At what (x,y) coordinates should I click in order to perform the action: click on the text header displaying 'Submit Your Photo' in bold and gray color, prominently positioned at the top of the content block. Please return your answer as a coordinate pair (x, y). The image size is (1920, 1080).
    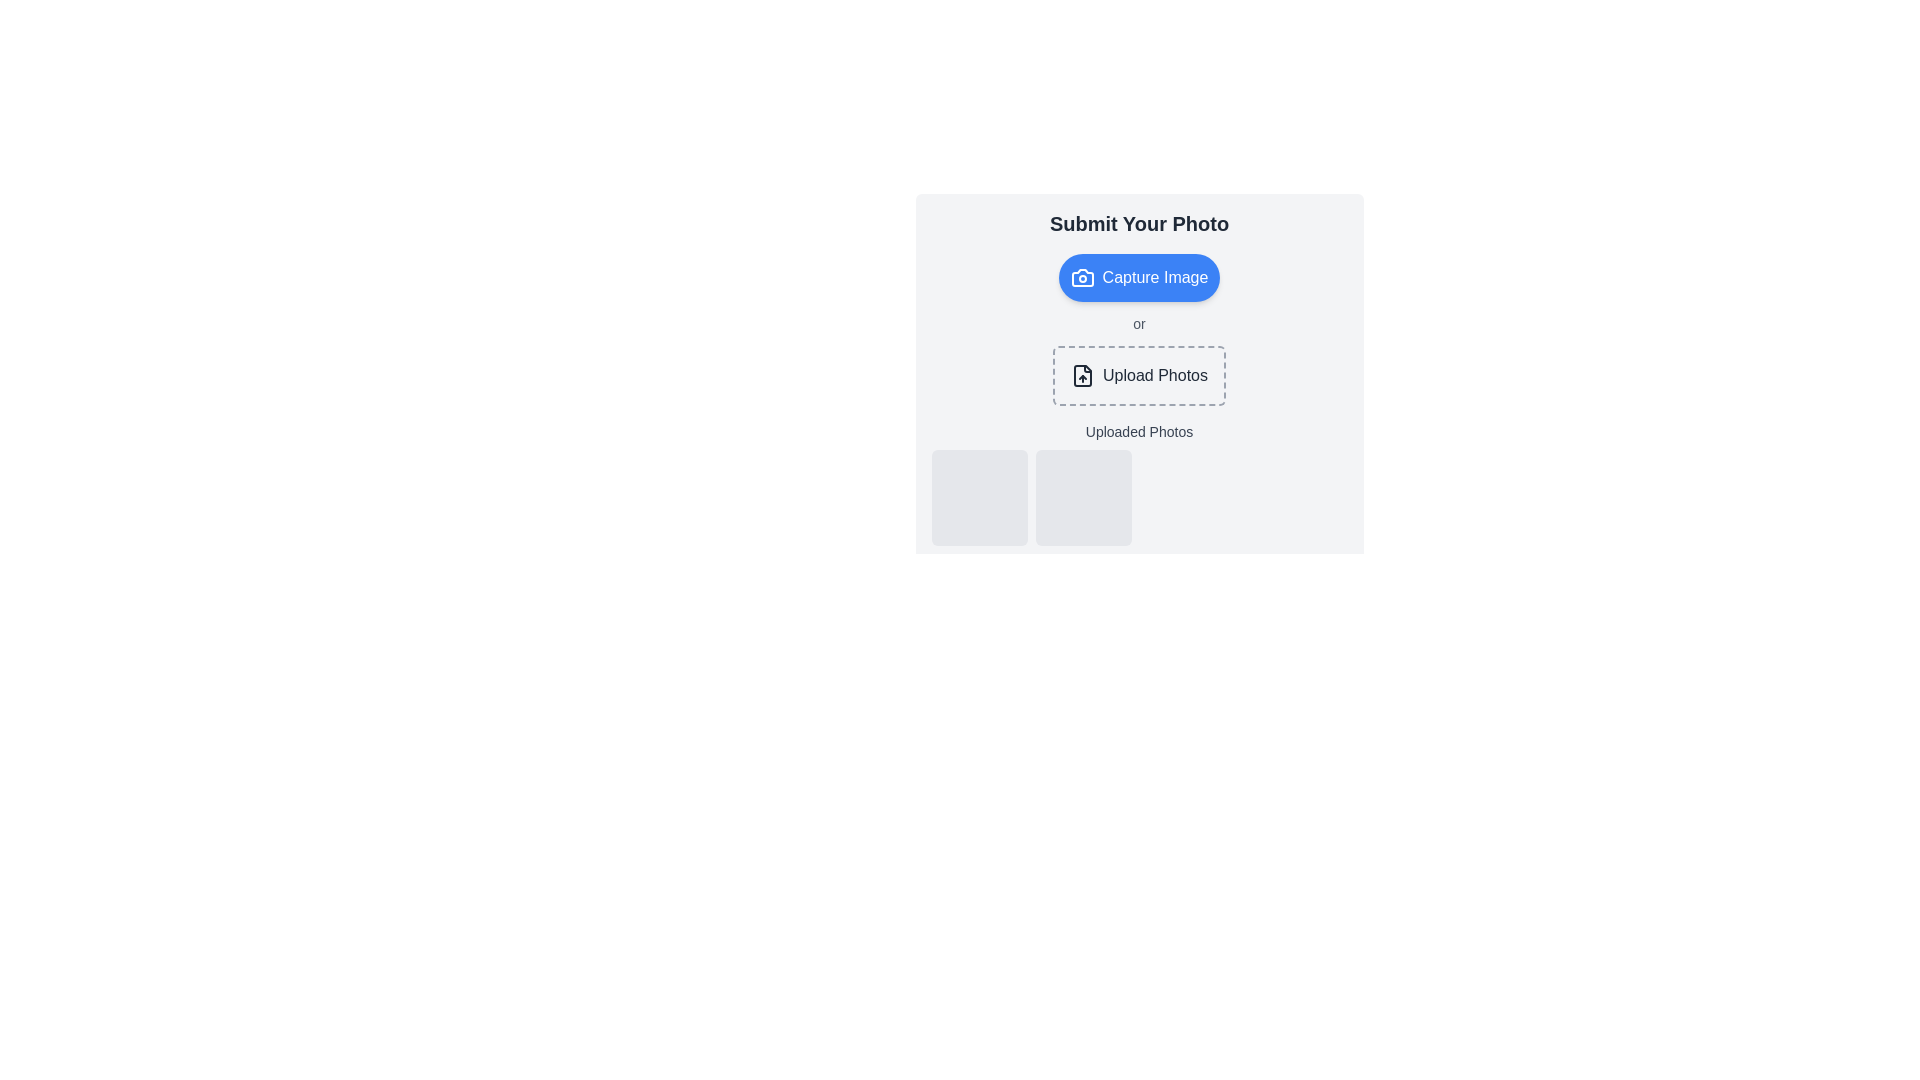
    Looking at the image, I should click on (1139, 223).